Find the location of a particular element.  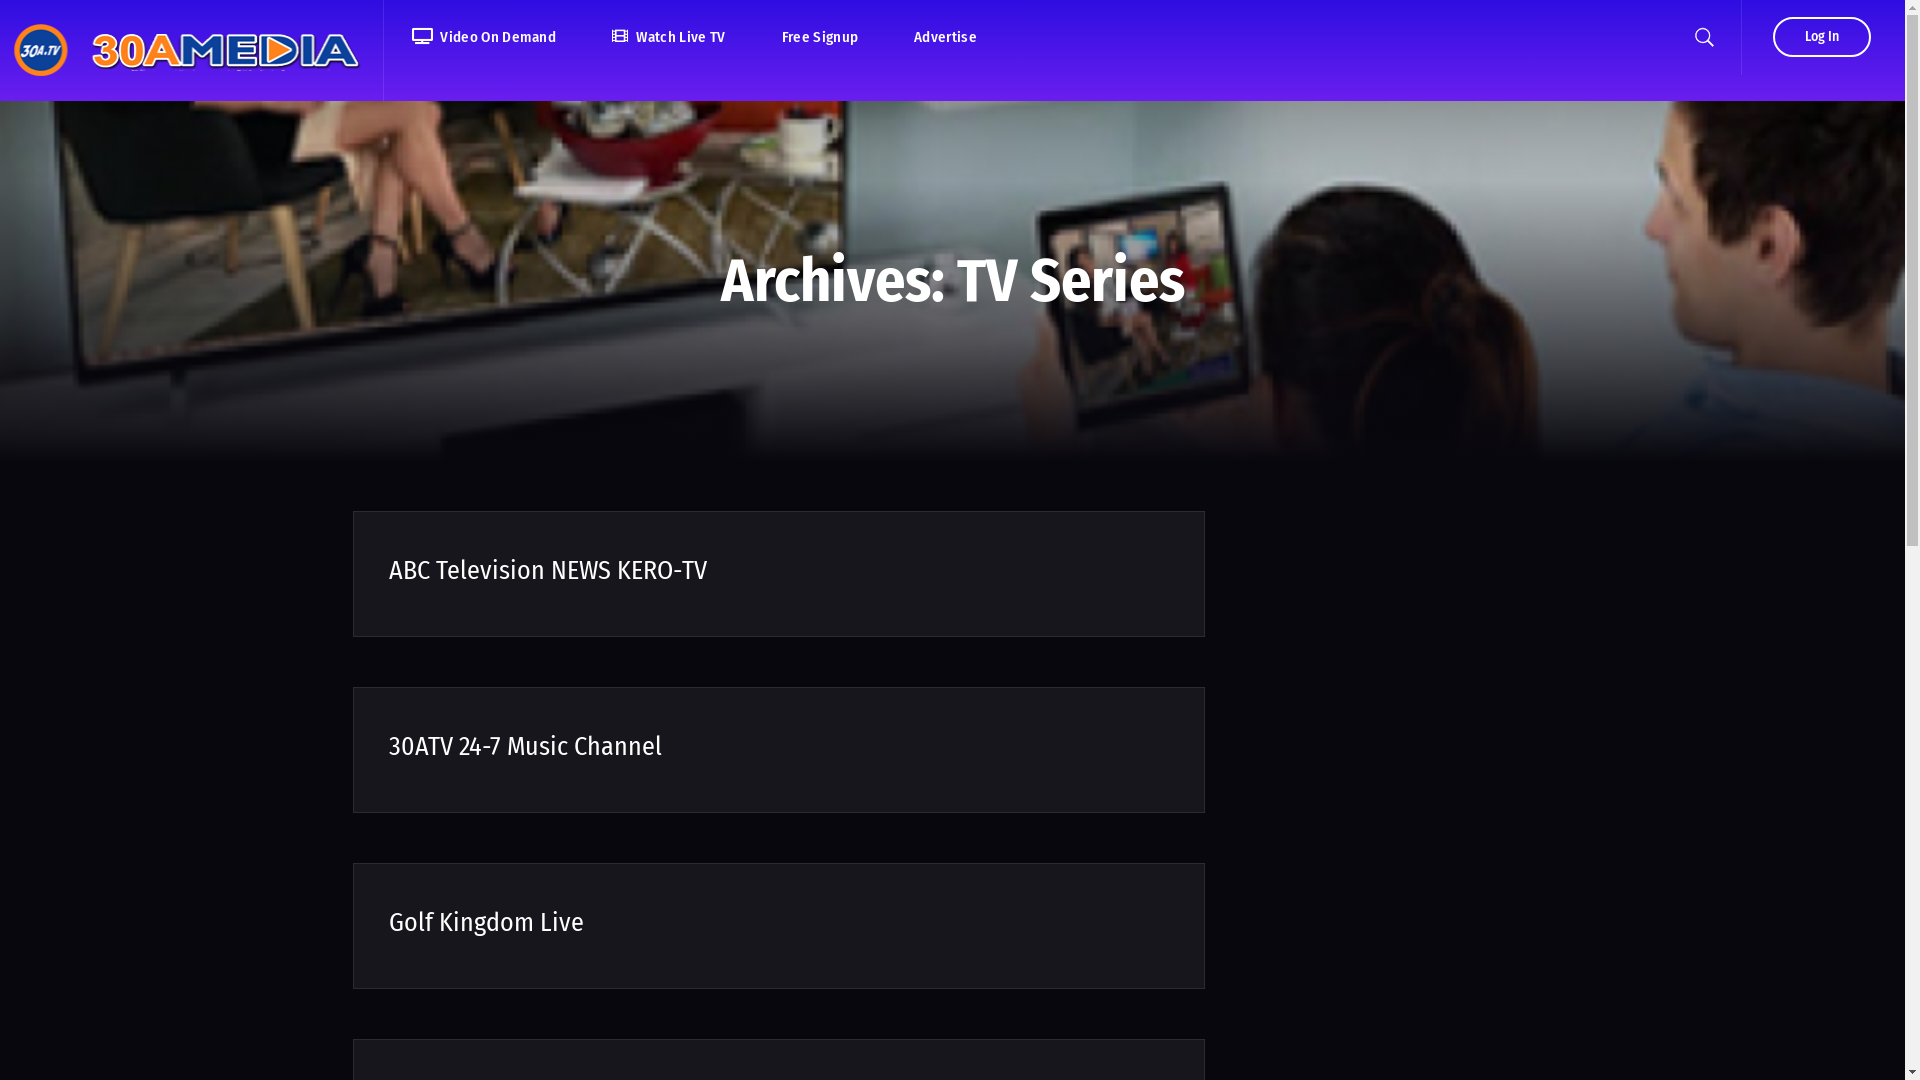

'Log In' is located at coordinates (1822, 37).